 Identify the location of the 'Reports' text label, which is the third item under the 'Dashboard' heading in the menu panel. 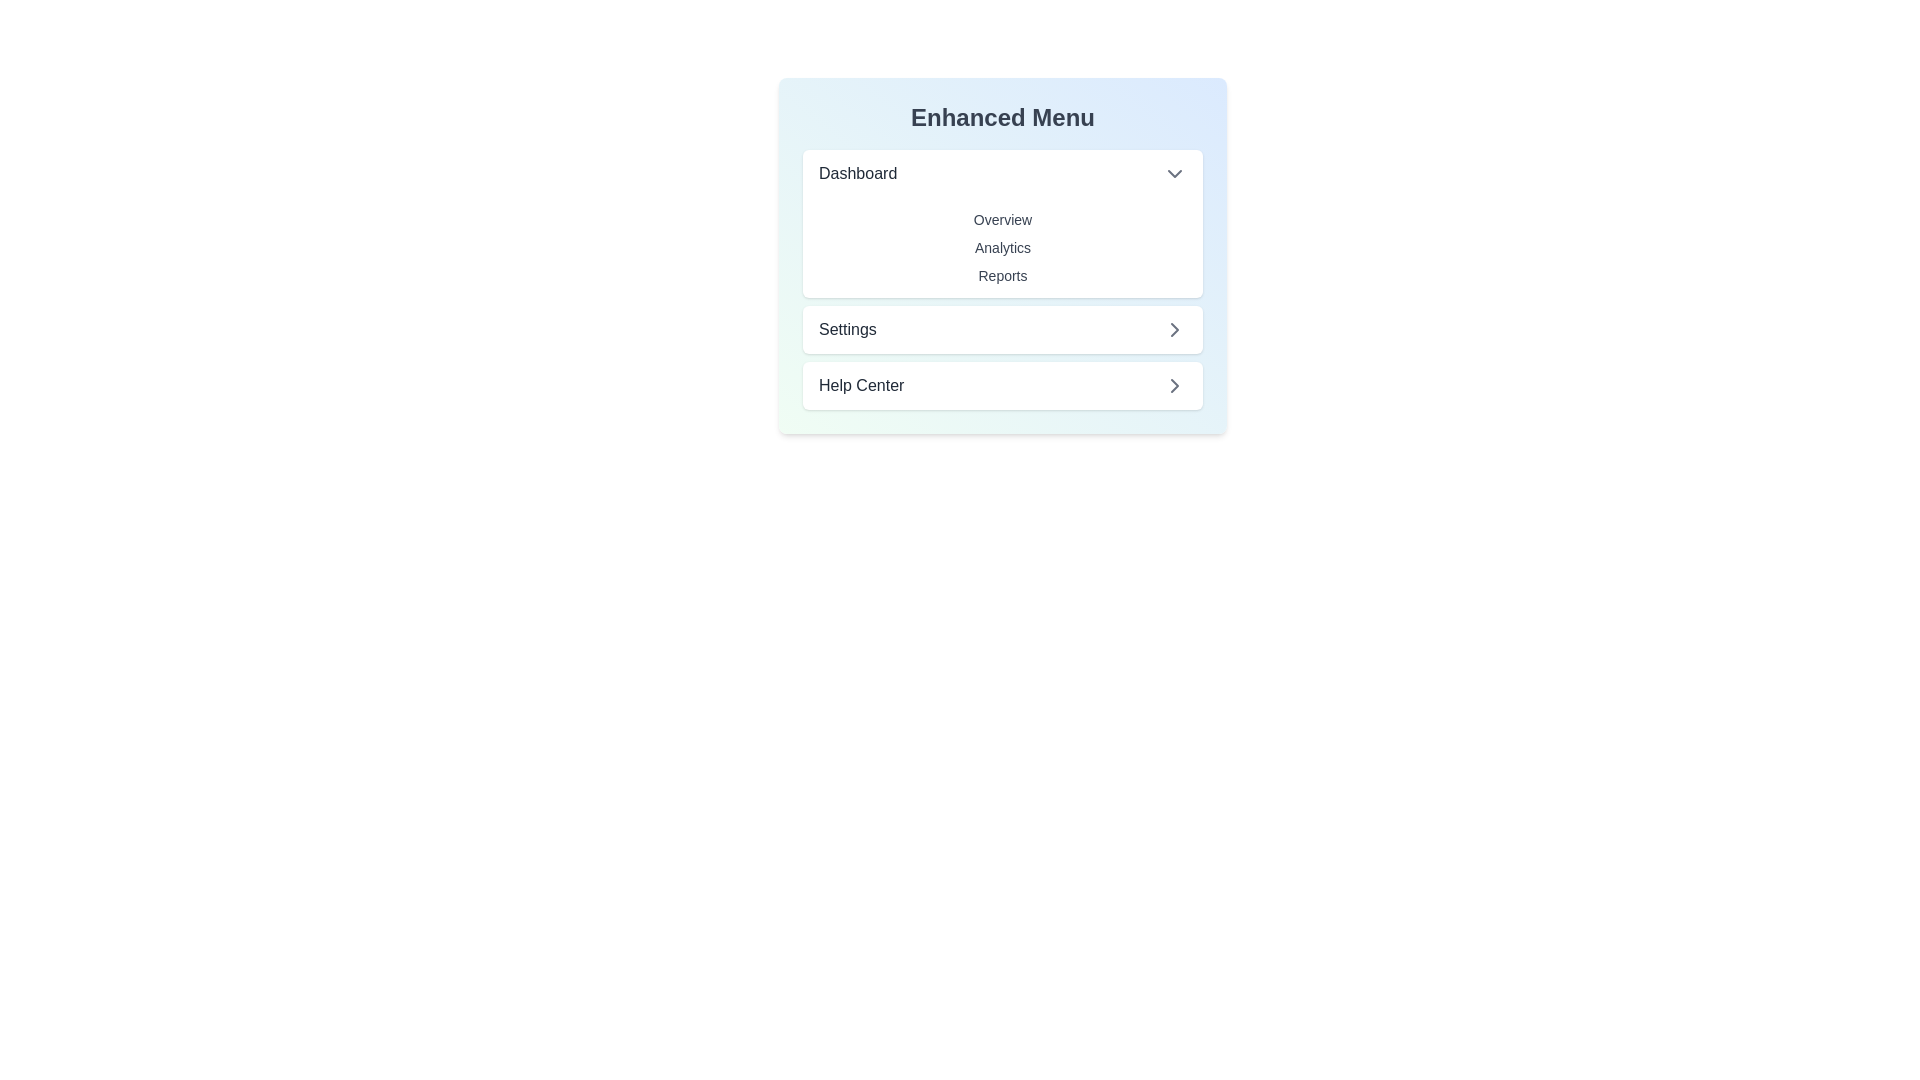
(1003, 280).